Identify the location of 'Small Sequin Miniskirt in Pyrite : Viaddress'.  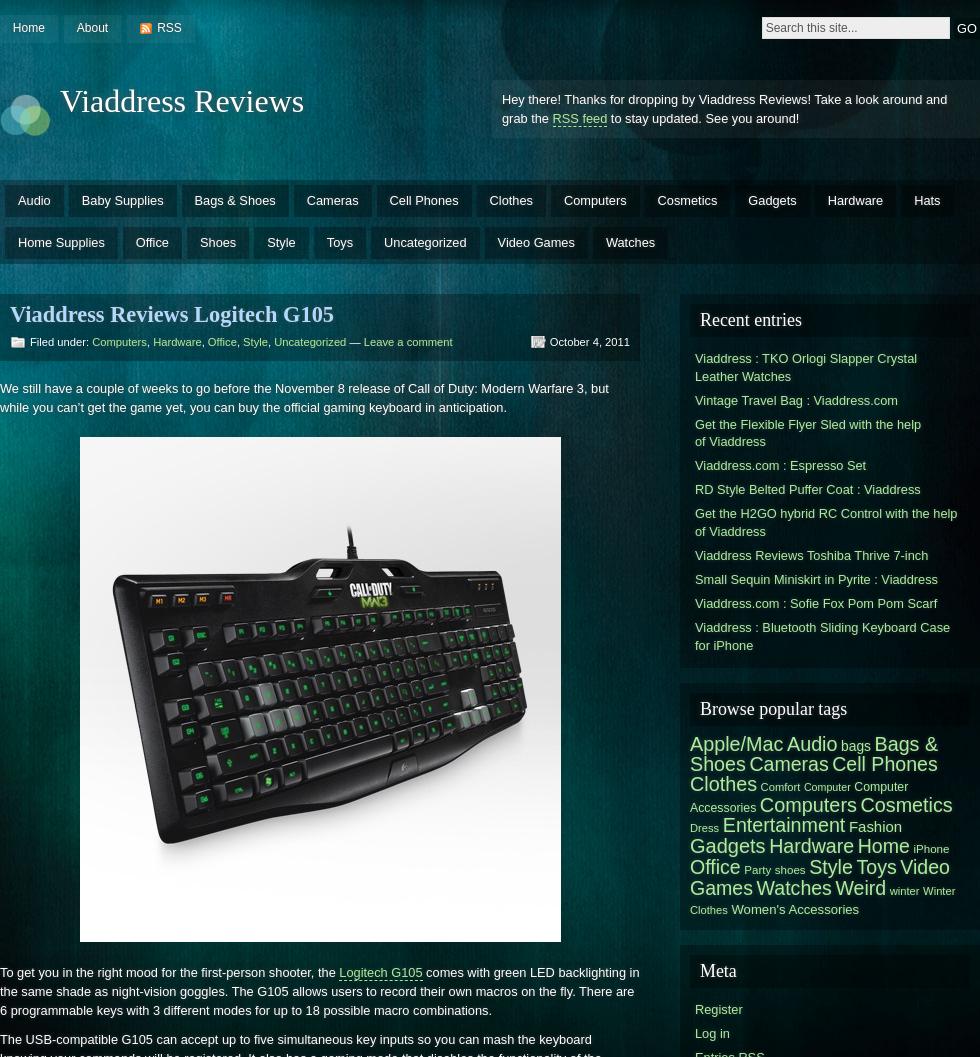
(816, 577).